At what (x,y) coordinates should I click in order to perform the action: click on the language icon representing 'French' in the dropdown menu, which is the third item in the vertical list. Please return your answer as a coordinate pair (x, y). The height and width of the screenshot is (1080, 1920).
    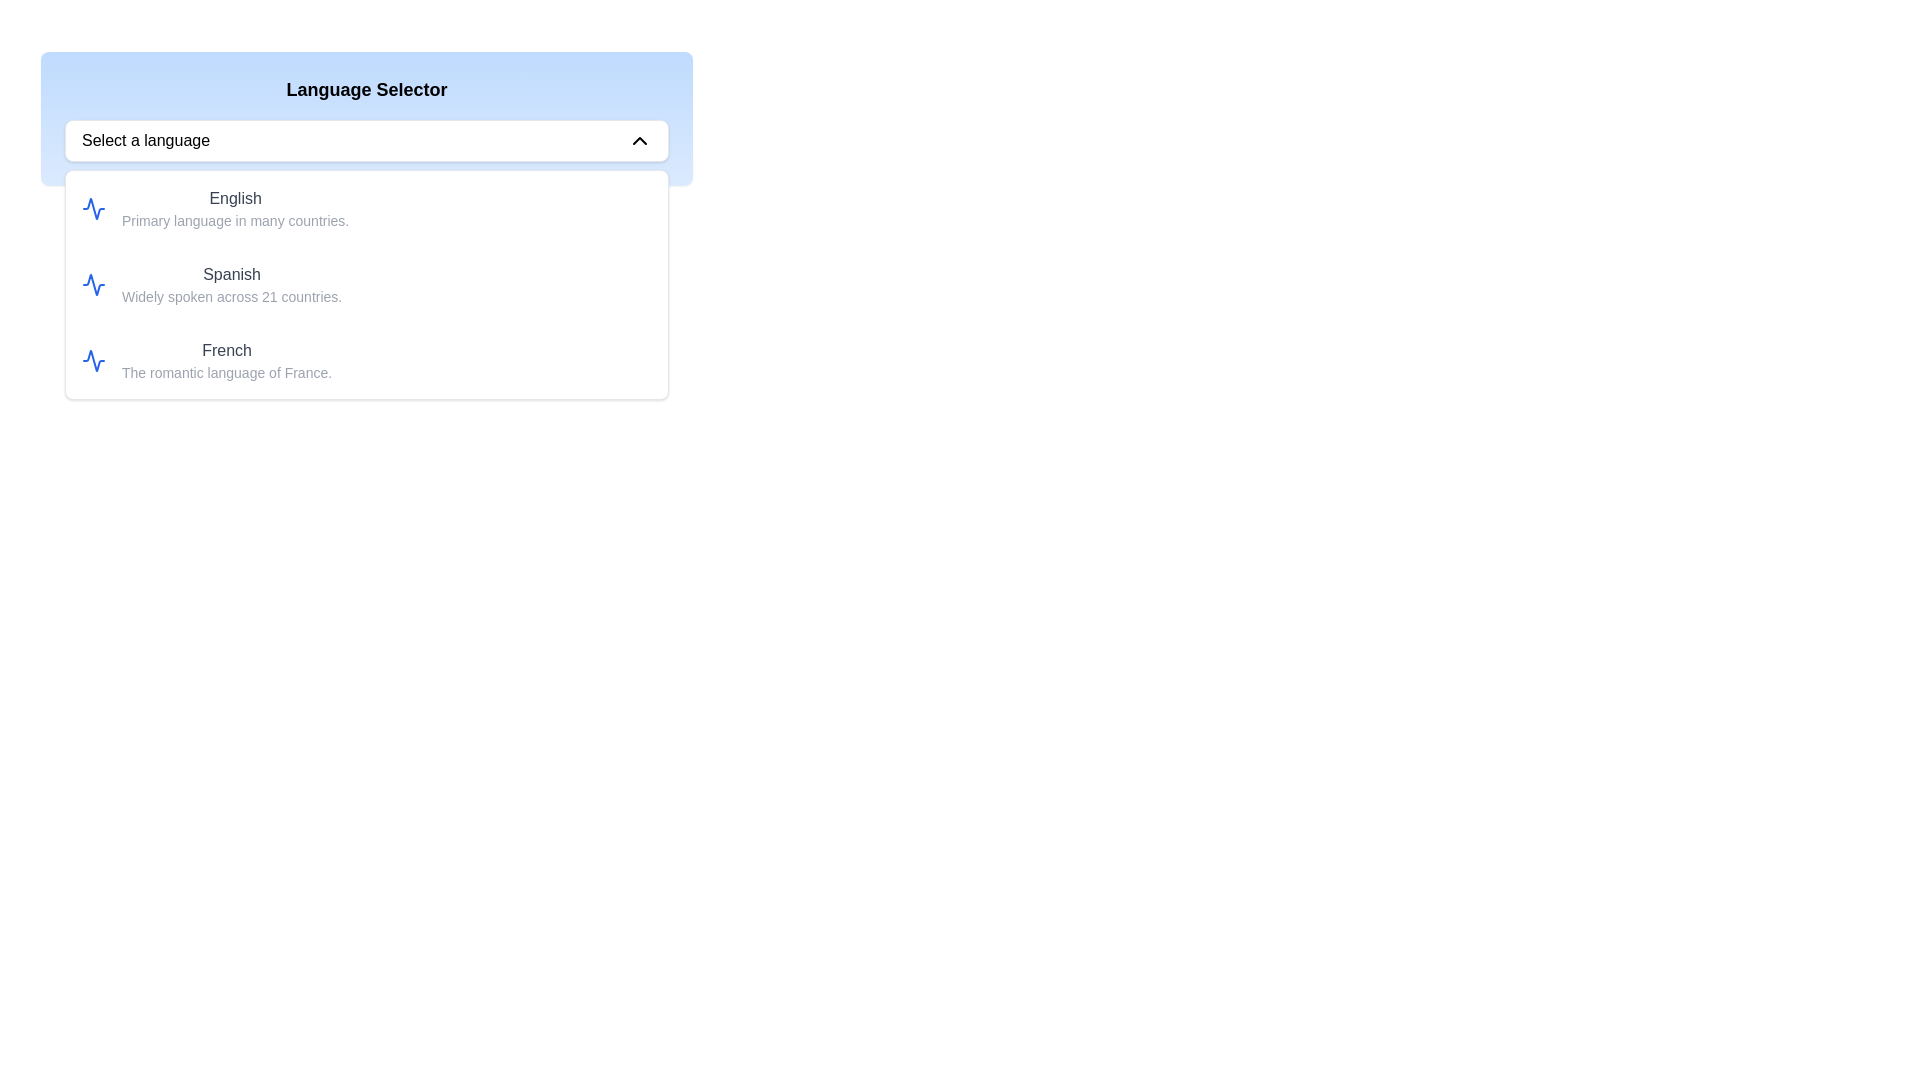
    Looking at the image, I should click on (93, 361).